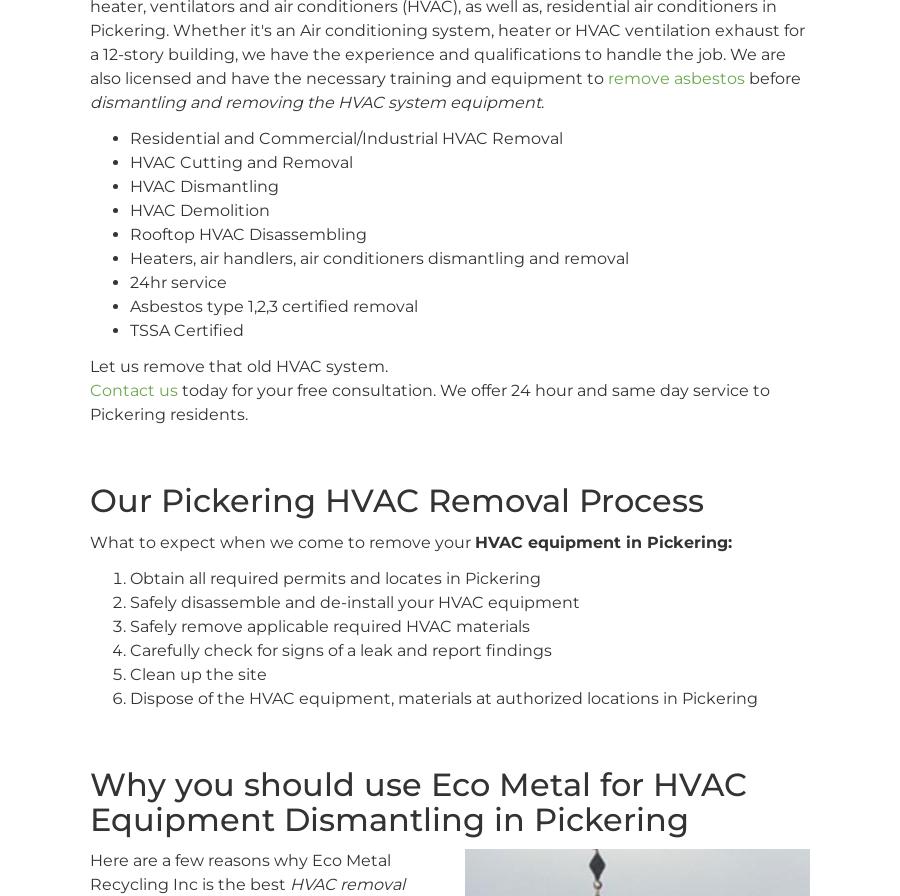 Image resolution: width=900 pixels, height=896 pixels. What do you see at coordinates (341, 649) in the screenshot?
I see `'Carefully check for signs of a leak and report findings'` at bounding box center [341, 649].